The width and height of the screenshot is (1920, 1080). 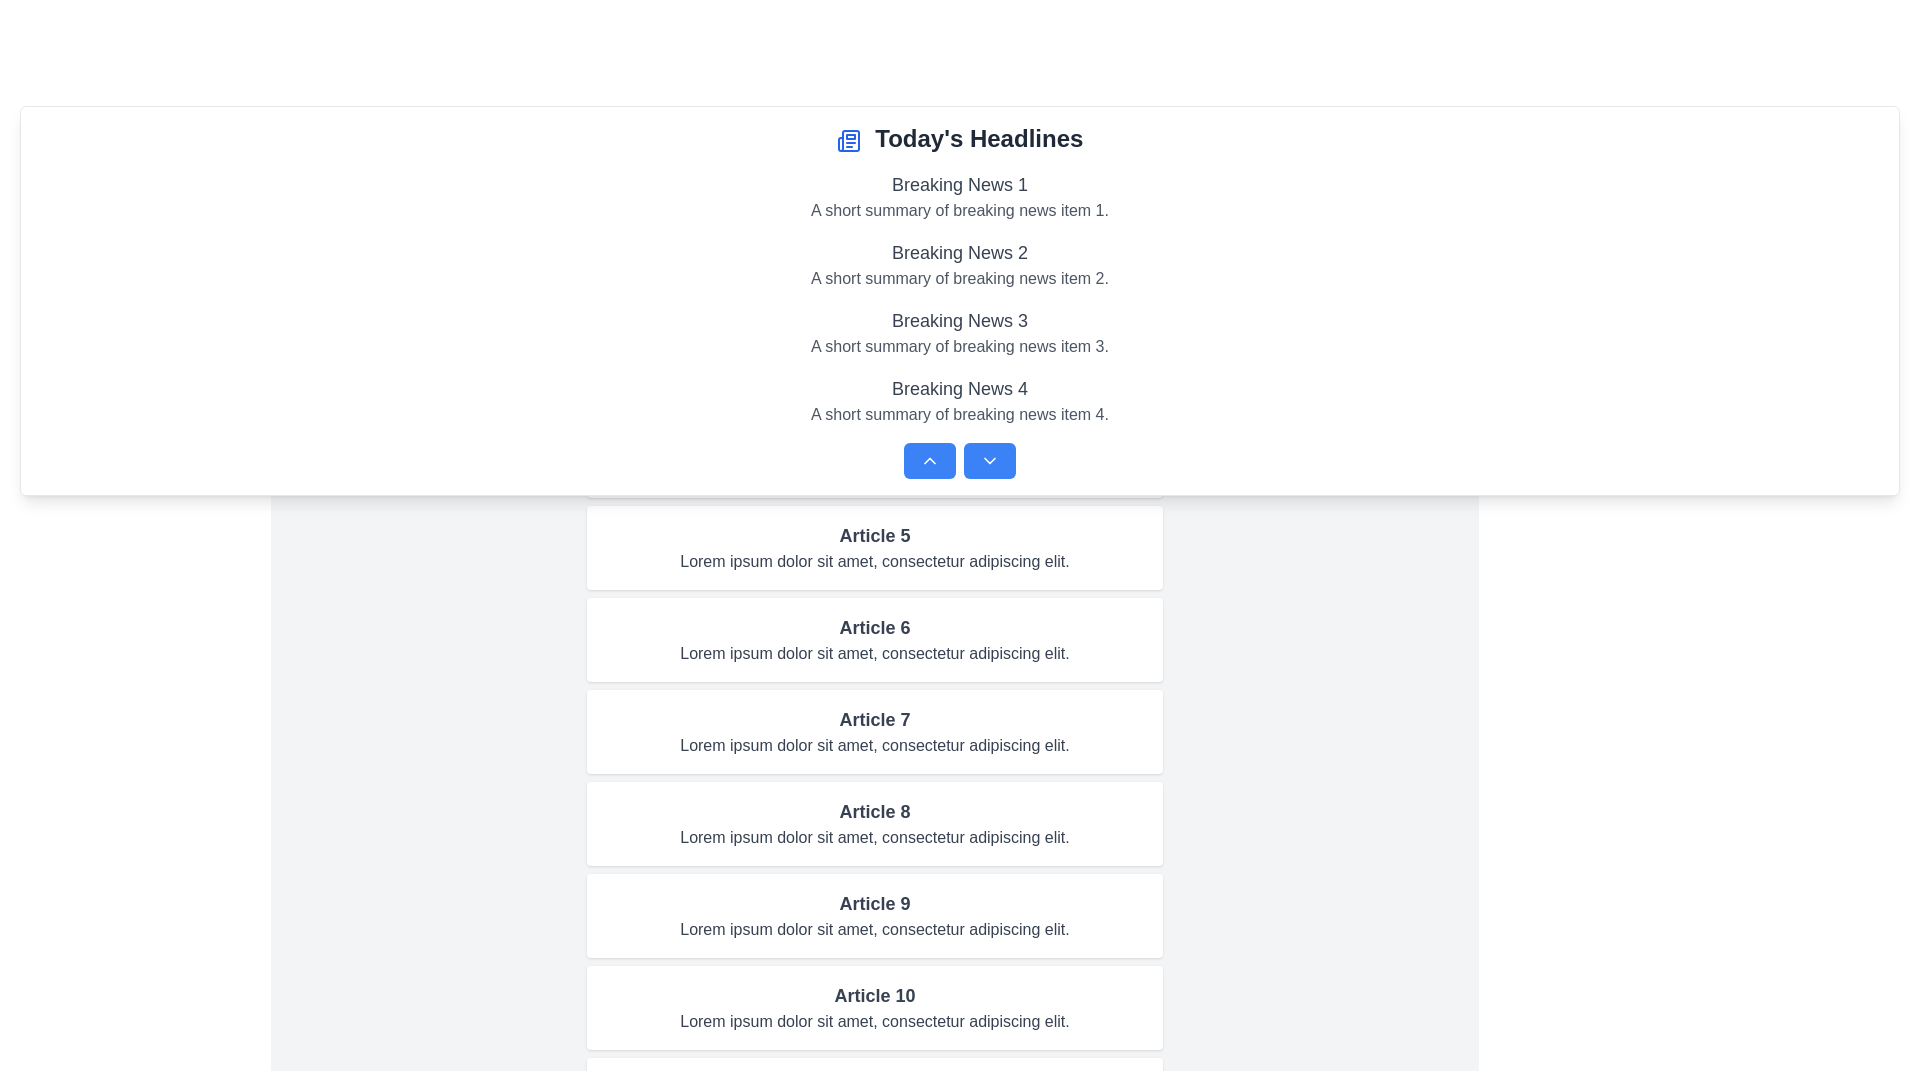 I want to click on the body text of the article entry located directly below the primary header 'Article 8', which provides supplementary descriptive information for the article, so click(x=874, y=837).